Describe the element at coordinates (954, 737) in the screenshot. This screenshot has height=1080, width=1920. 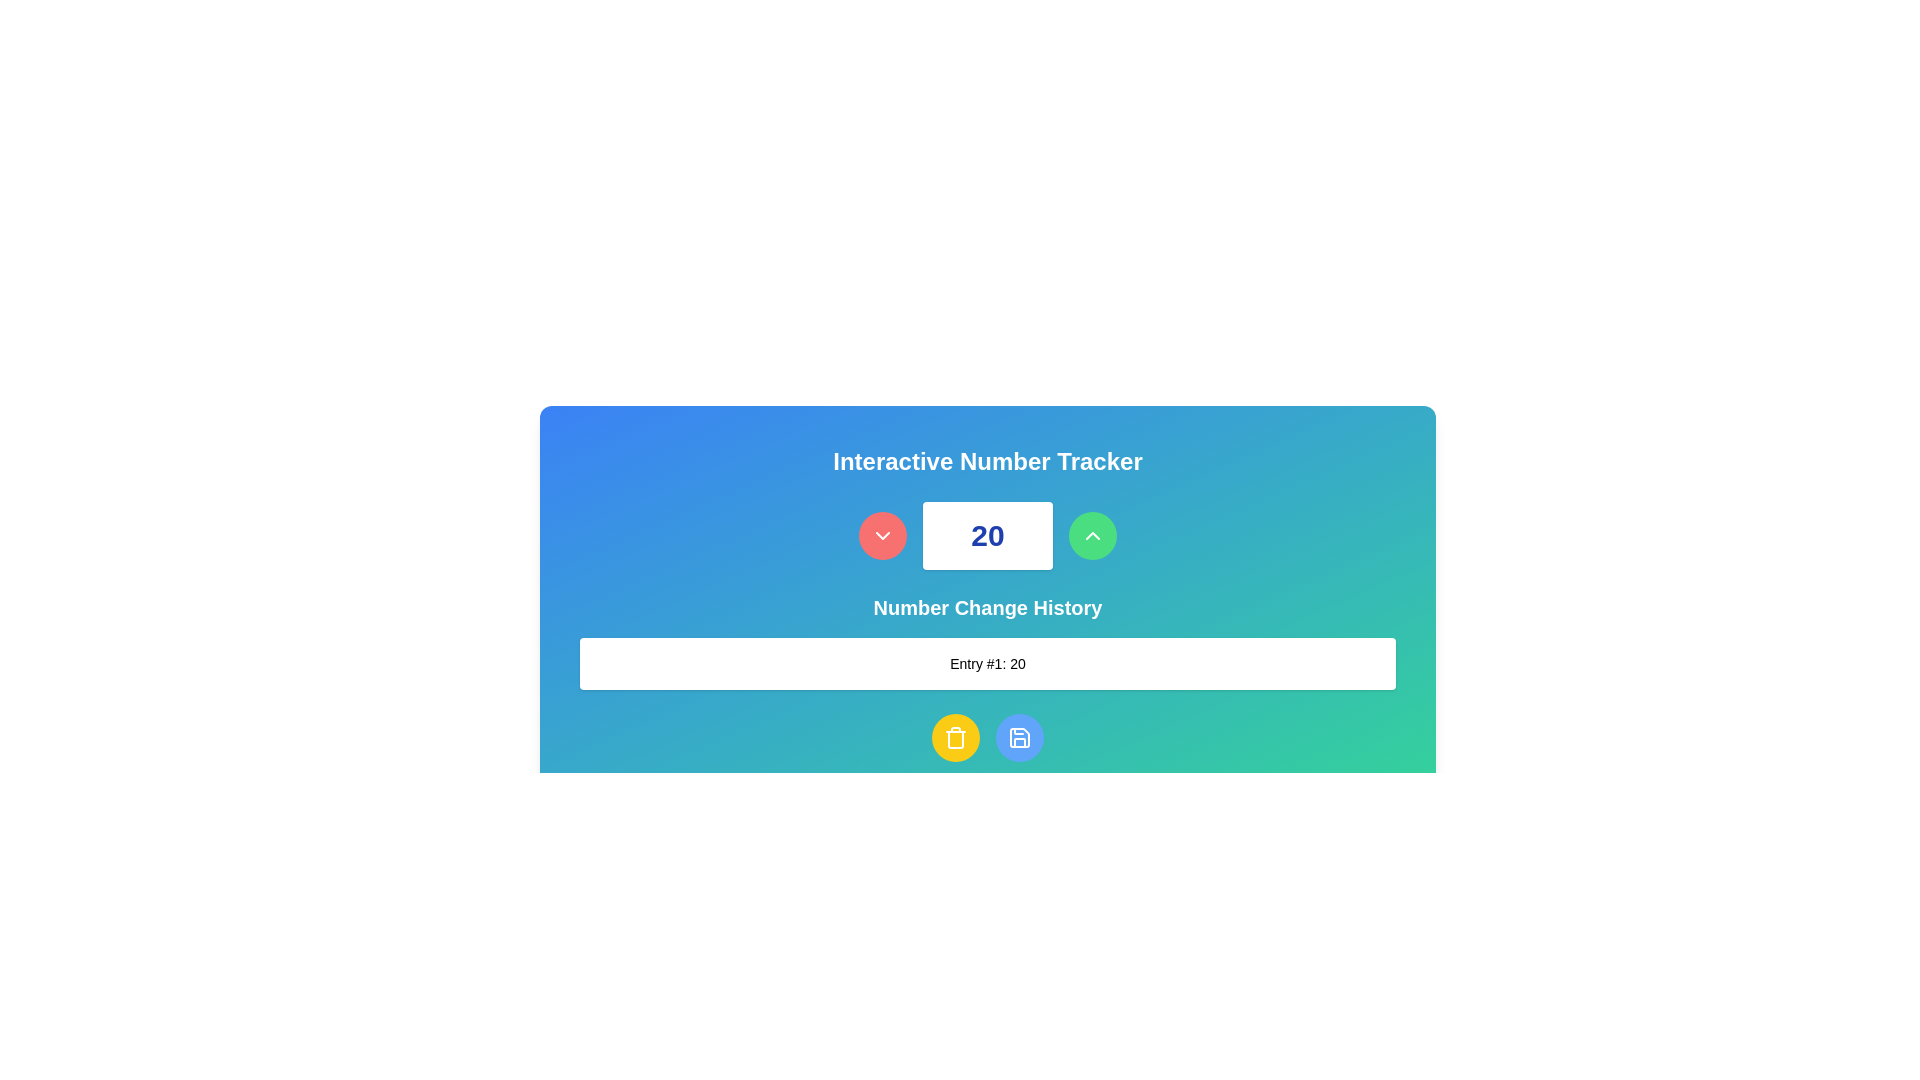
I see `the delete button located within the rounded yellow button at the bottom center of the interface` at that location.